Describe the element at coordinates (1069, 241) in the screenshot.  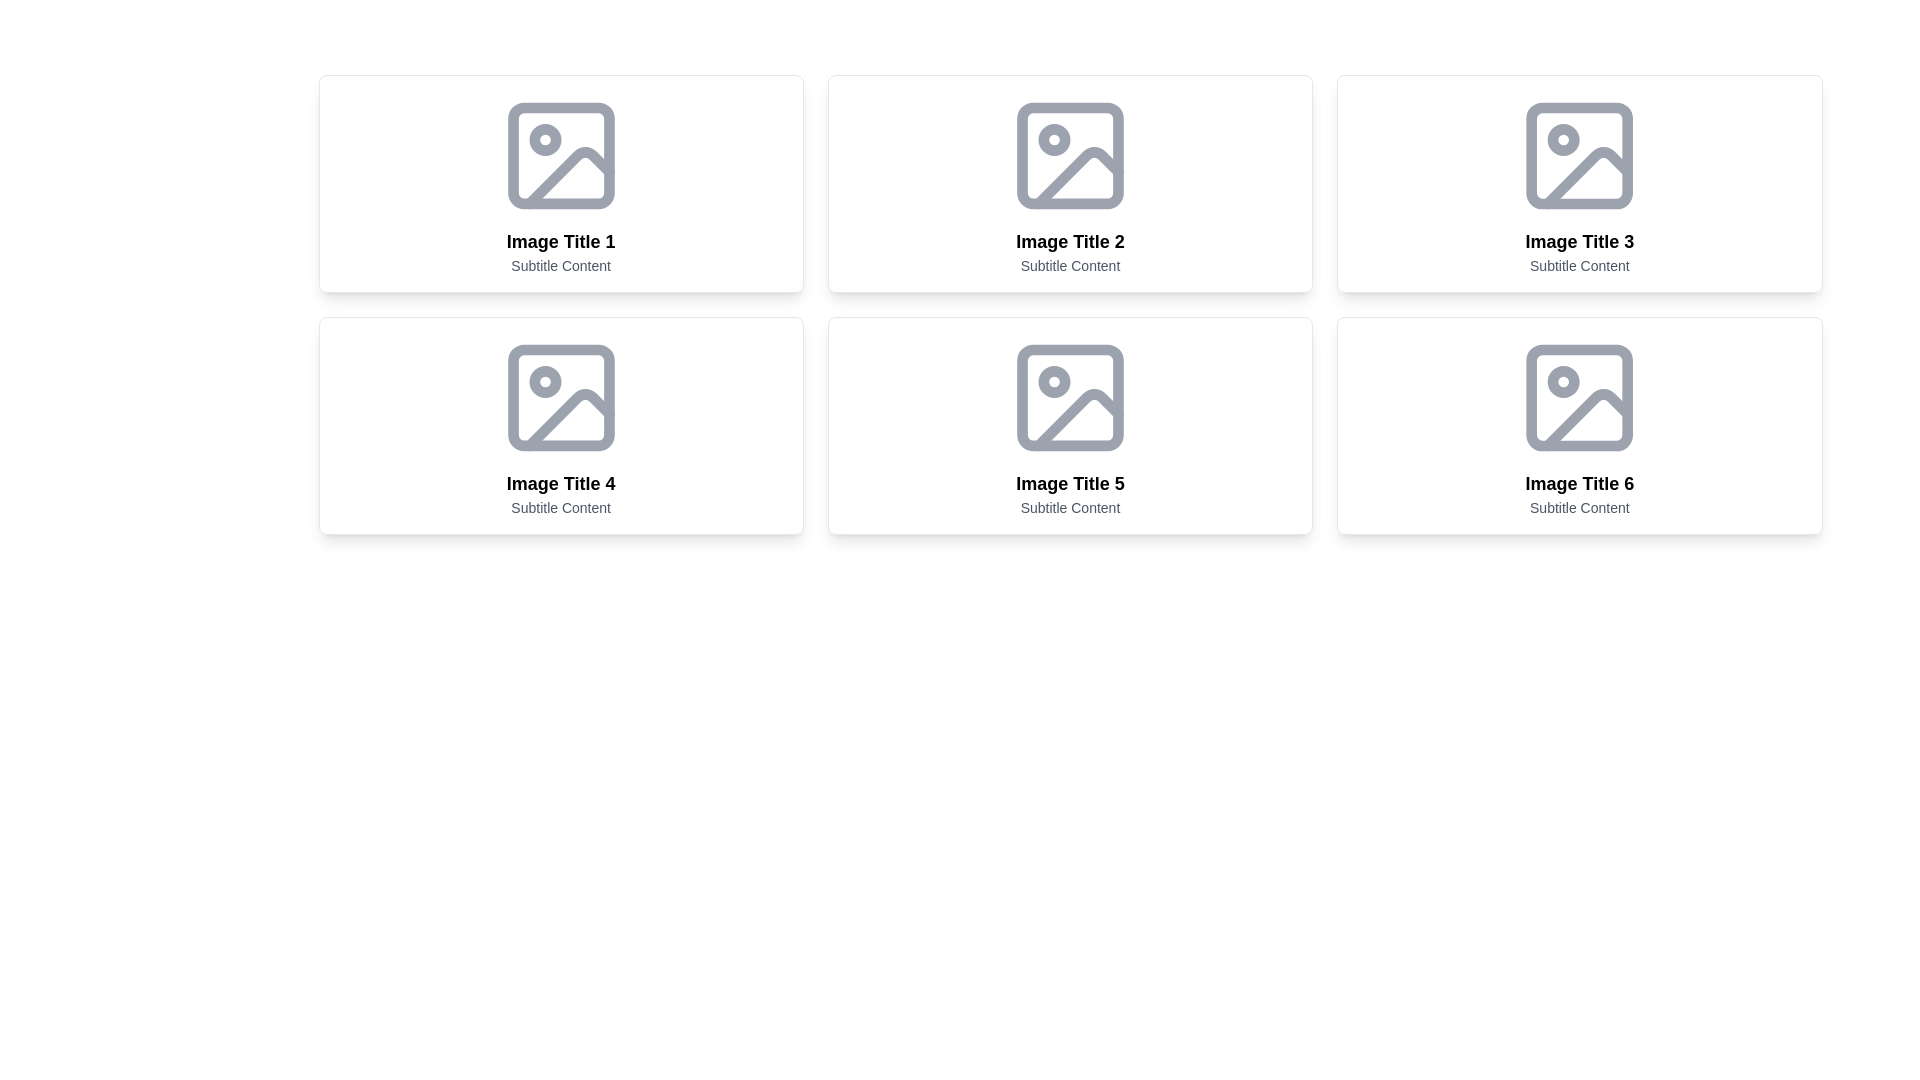
I see `title 'Image Title 2' from the header text label located in the middle column of the top row card layout` at that location.